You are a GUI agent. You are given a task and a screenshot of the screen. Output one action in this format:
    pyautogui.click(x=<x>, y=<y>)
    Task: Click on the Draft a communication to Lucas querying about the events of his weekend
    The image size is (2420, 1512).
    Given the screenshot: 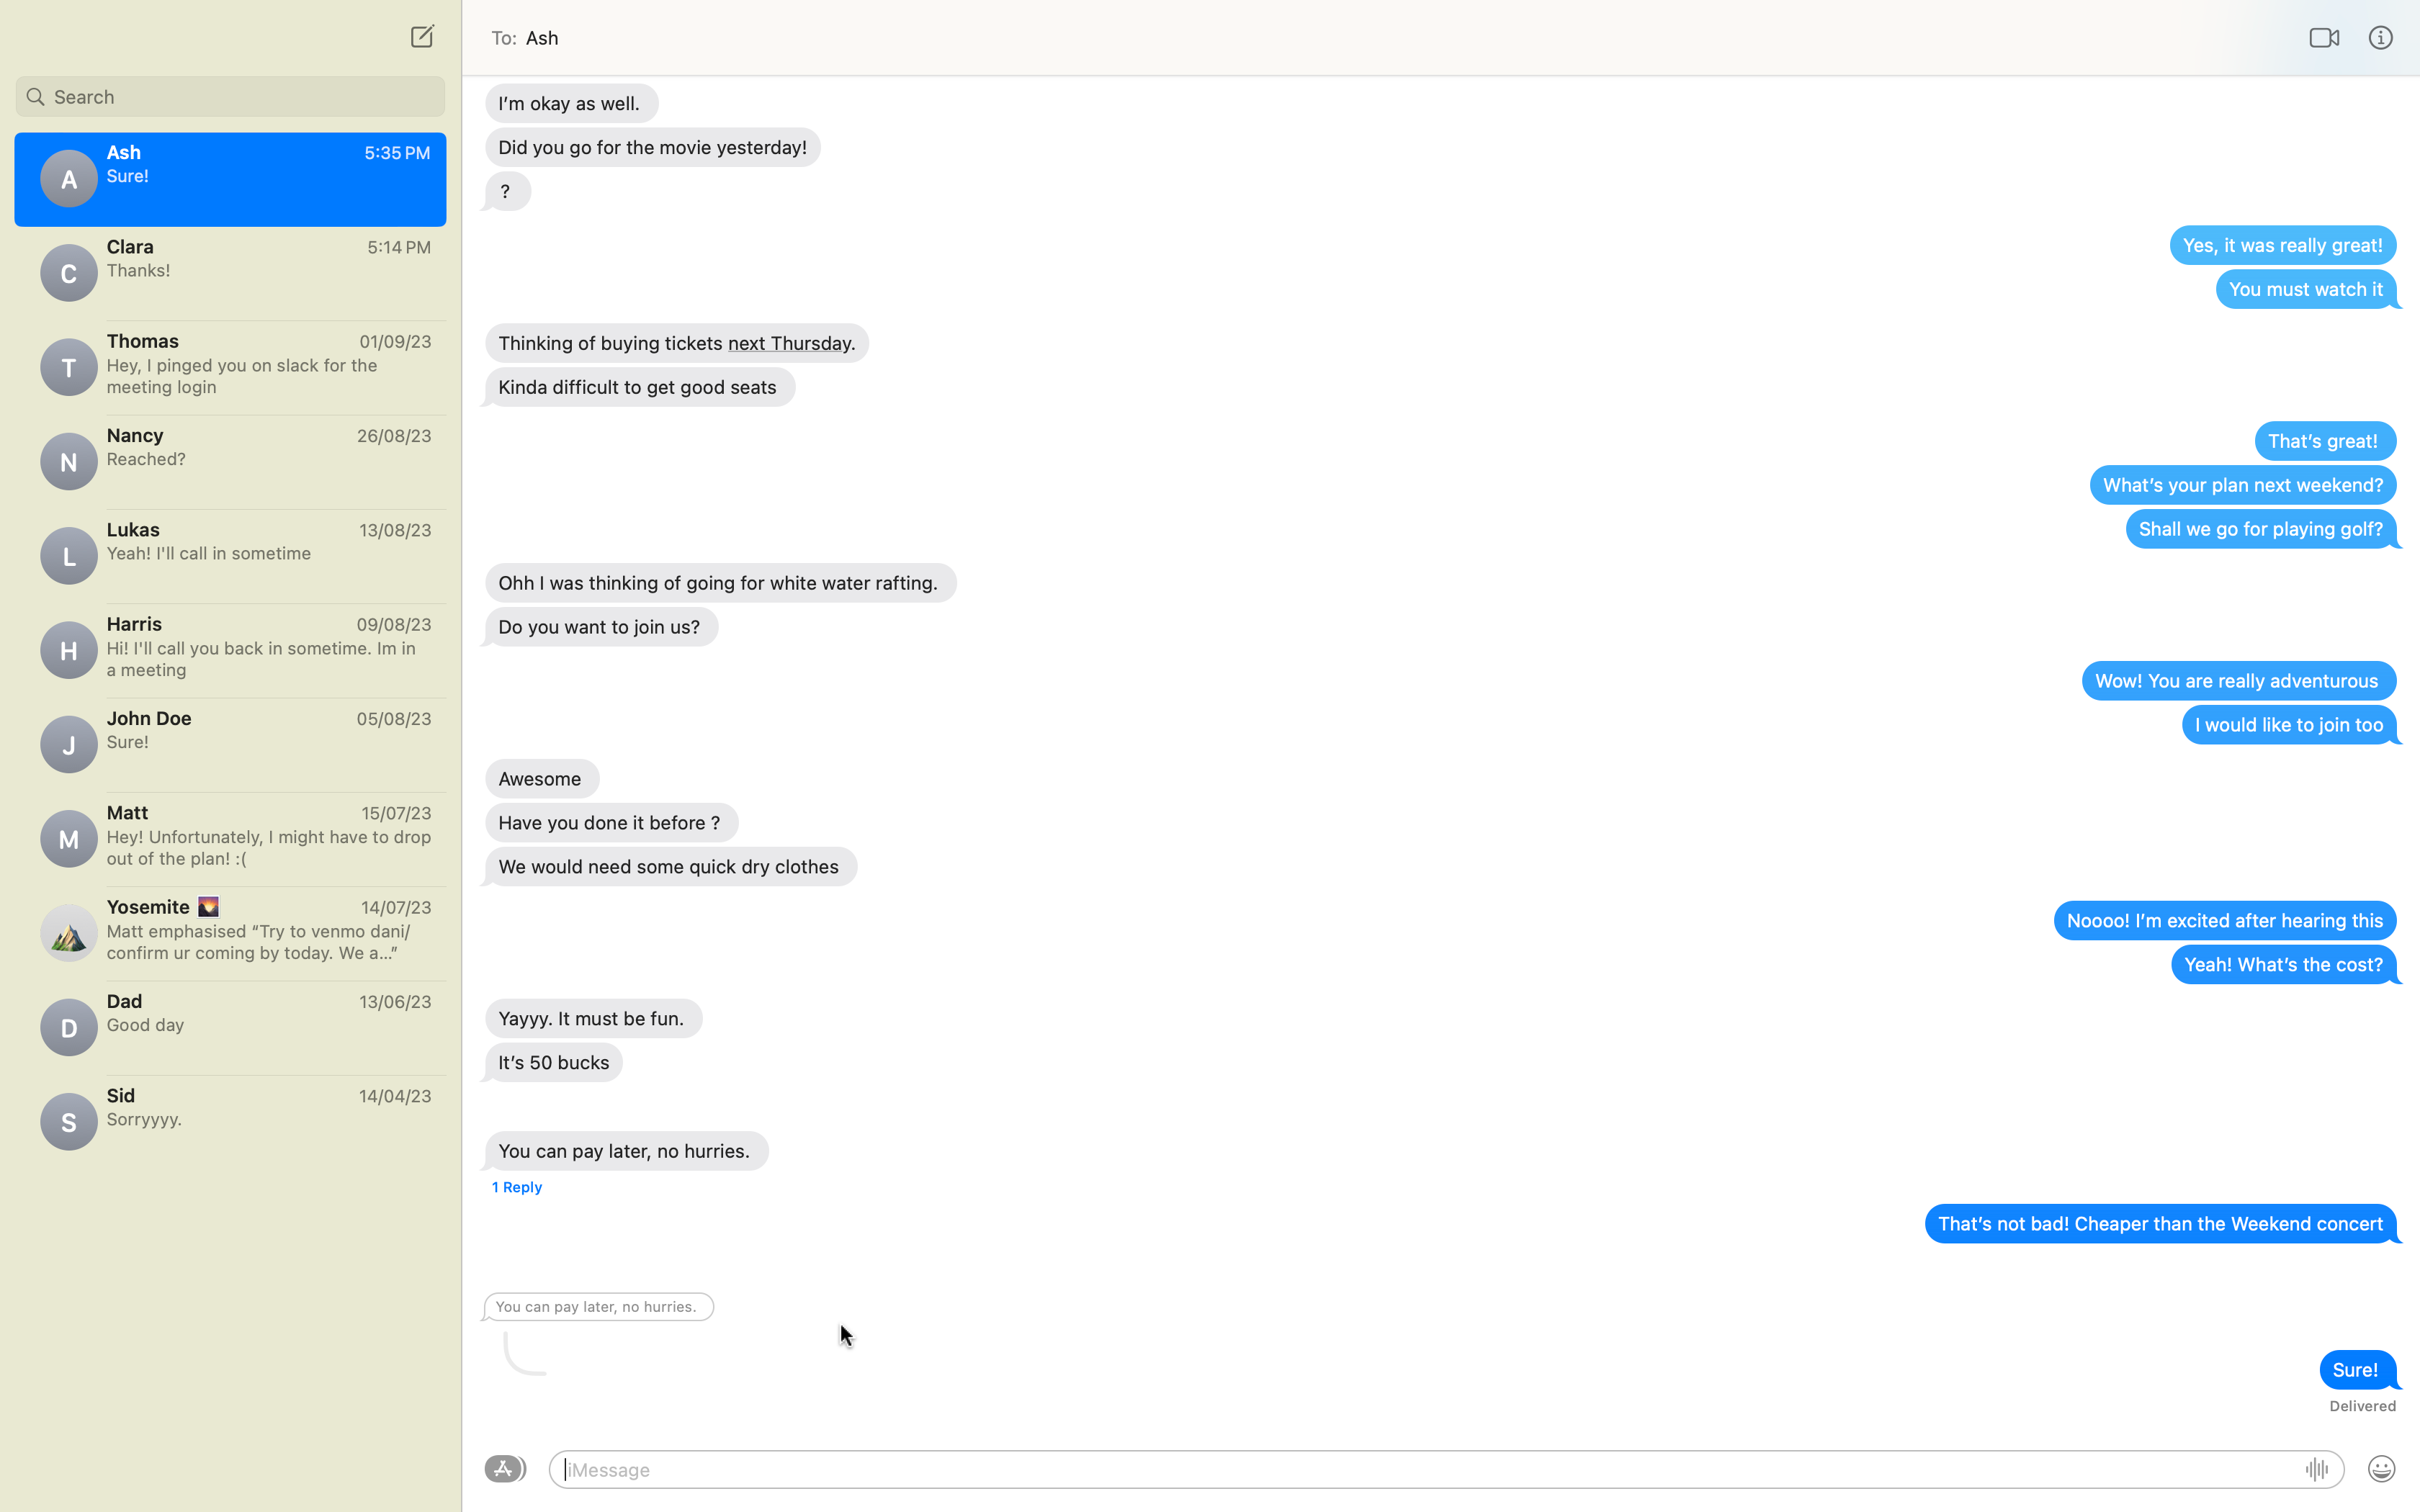 What is the action you would take?
    pyautogui.click(x=229, y=551)
    